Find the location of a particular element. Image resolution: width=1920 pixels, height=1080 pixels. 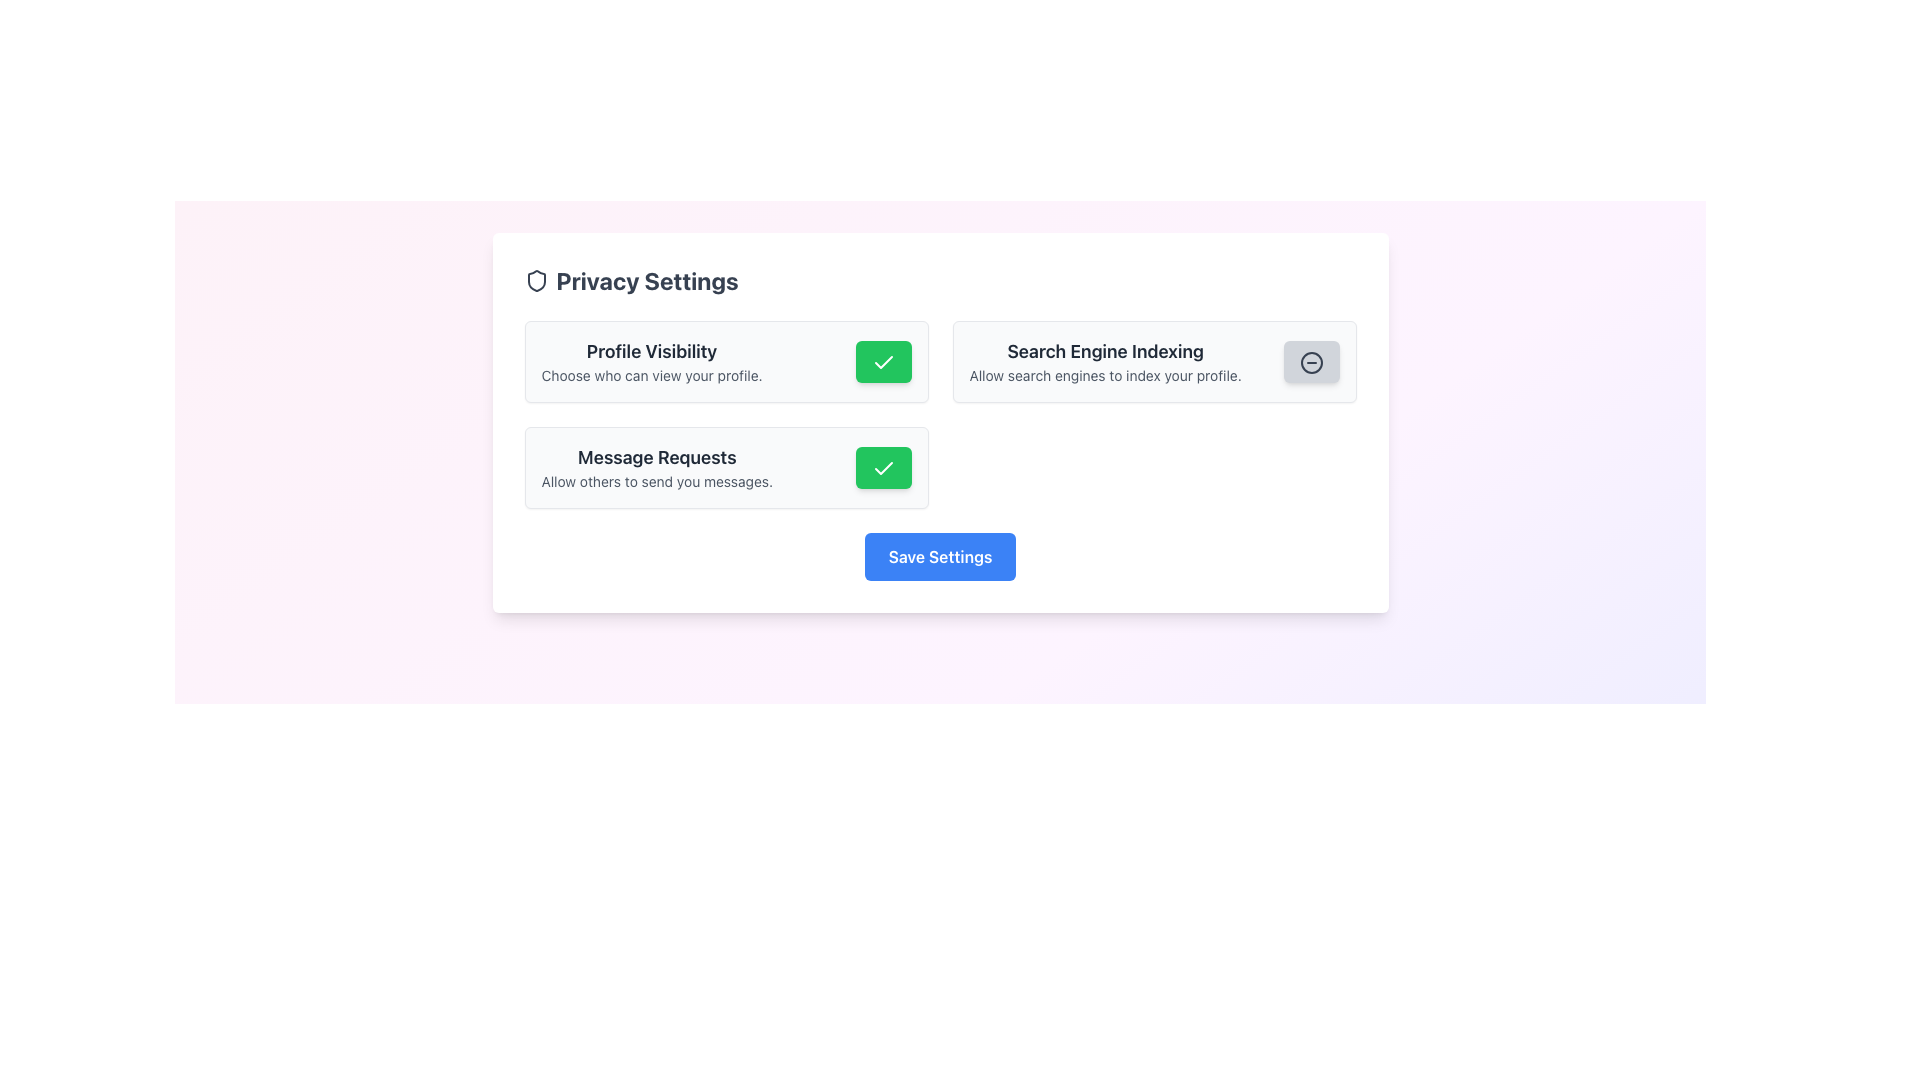

the 'Search Engine Indexing' text label is located at coordinates (1104, 362).